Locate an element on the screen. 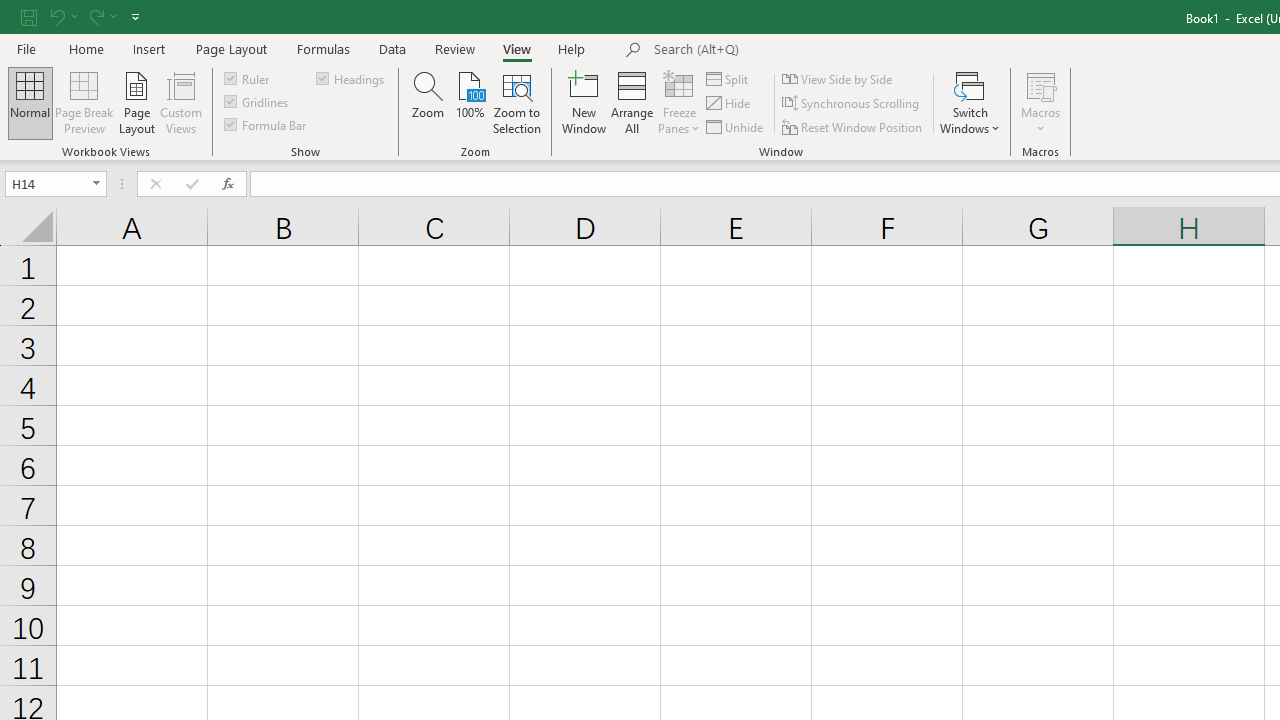 This screenshot has height=720, width=1280. 'Gridlines' is located at coordinates (256, 101).